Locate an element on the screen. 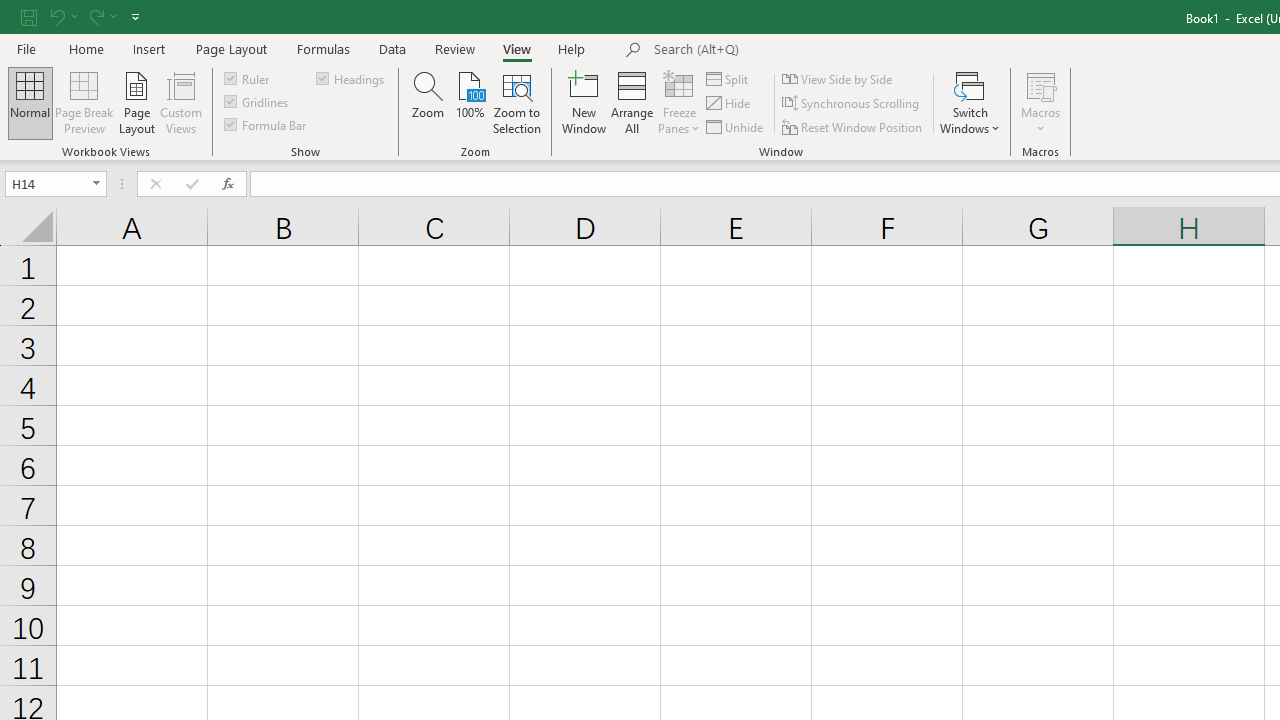 This screenshot has height=720, width=1280. 'Gridlines' is located at coordinates (256, 101).